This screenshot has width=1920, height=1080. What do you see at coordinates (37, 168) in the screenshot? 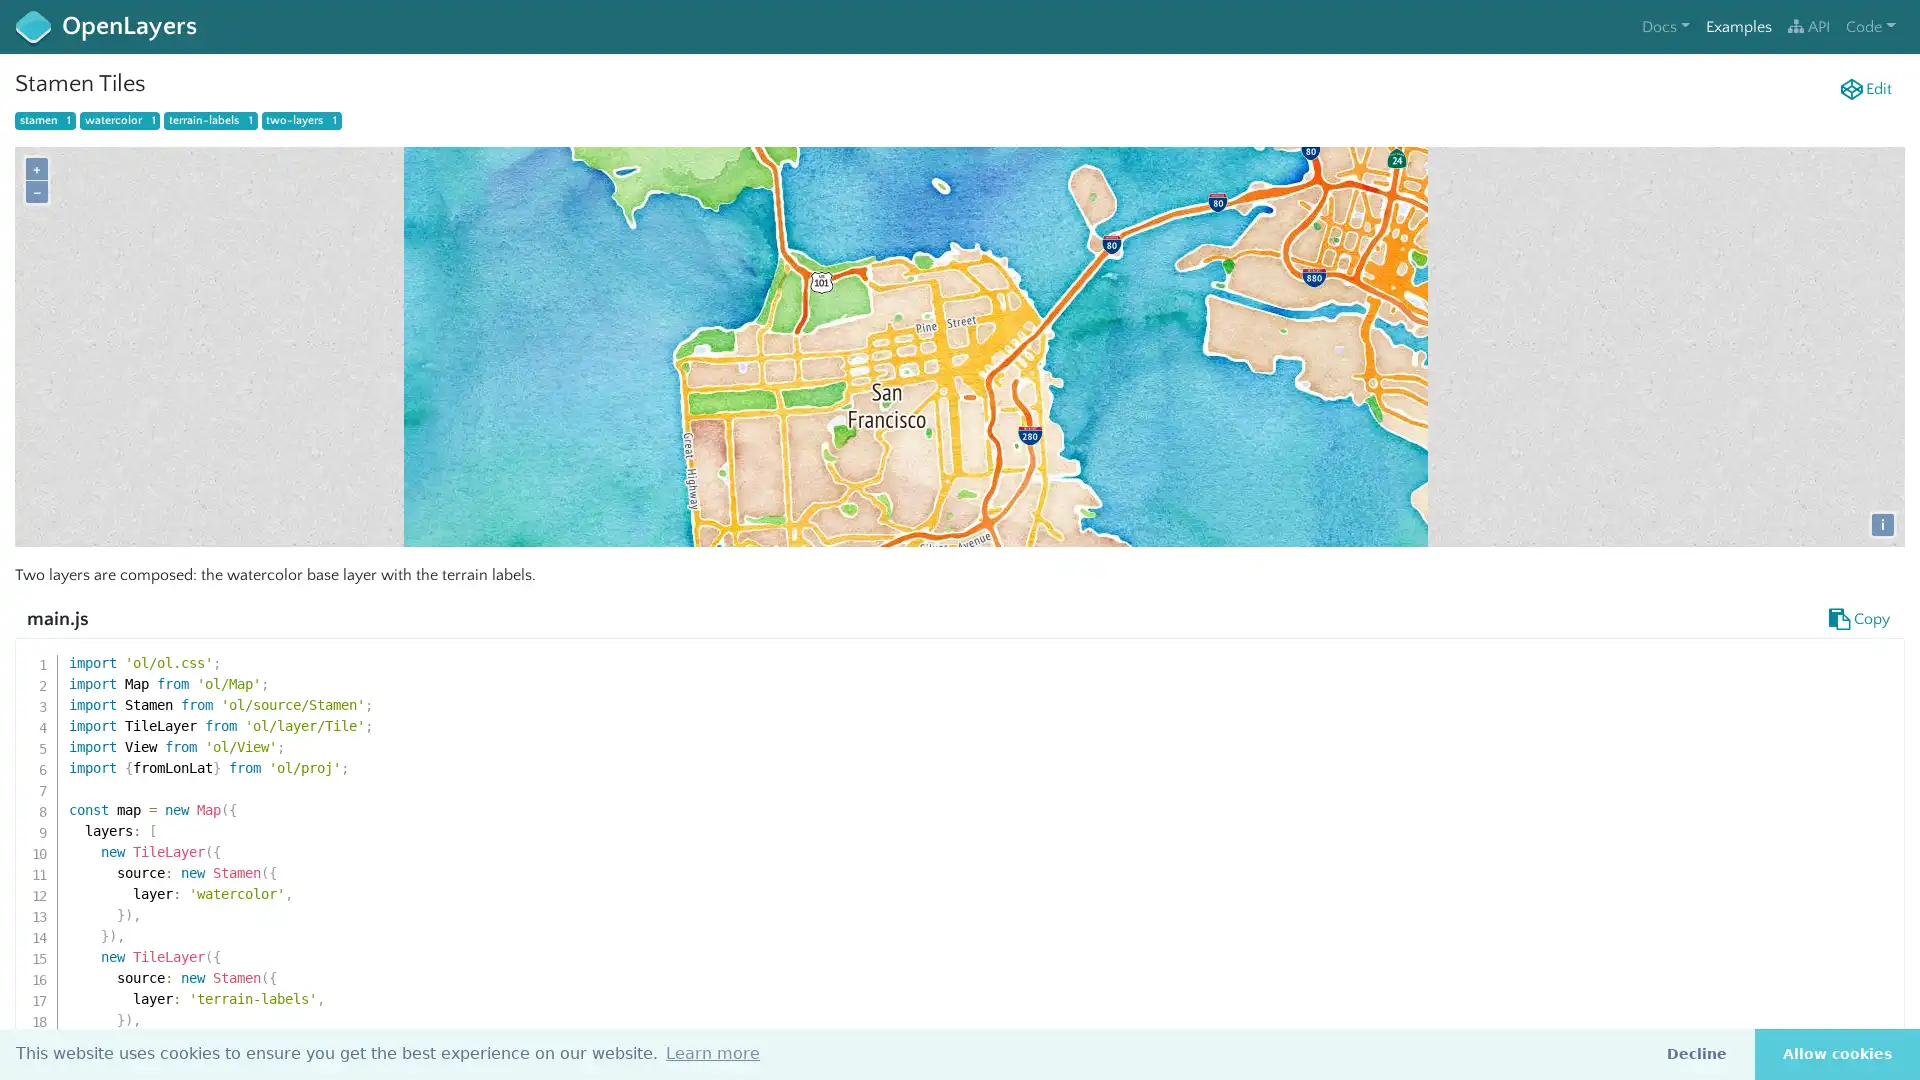
I see `+` at bounding box center [37, 168].